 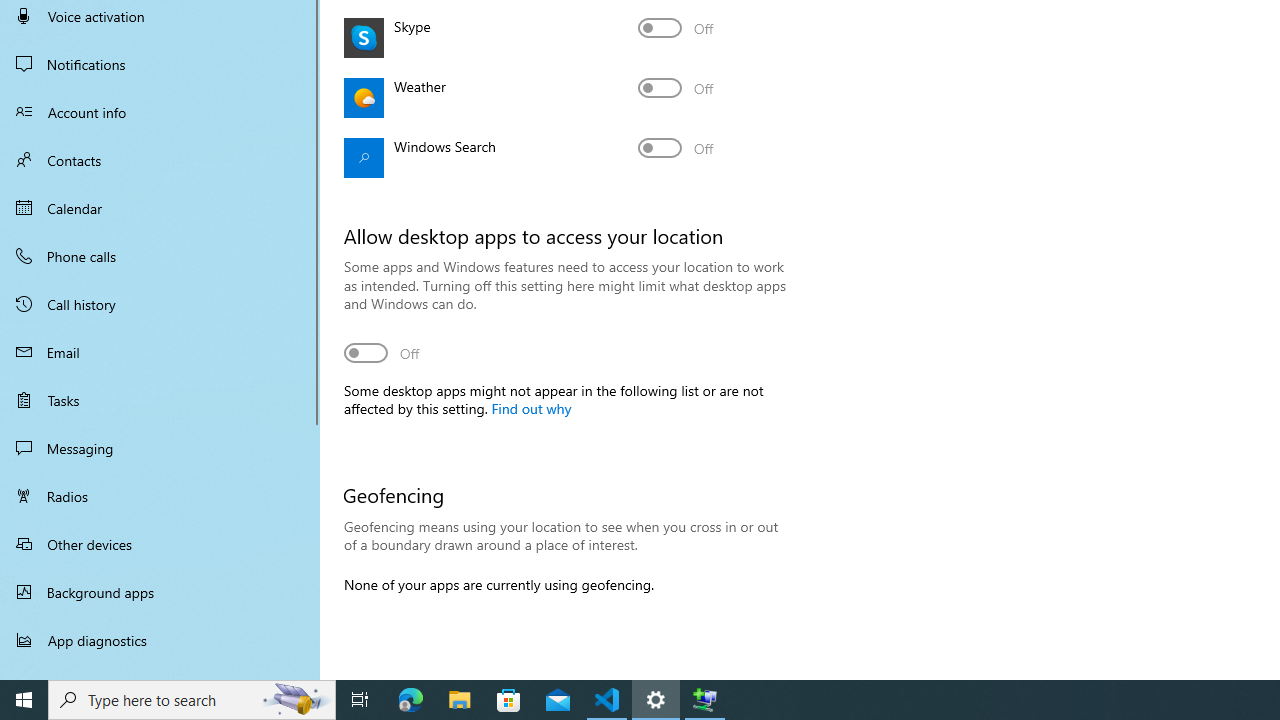 I want to click on 'Phone calls', so click(x=160, y=254).